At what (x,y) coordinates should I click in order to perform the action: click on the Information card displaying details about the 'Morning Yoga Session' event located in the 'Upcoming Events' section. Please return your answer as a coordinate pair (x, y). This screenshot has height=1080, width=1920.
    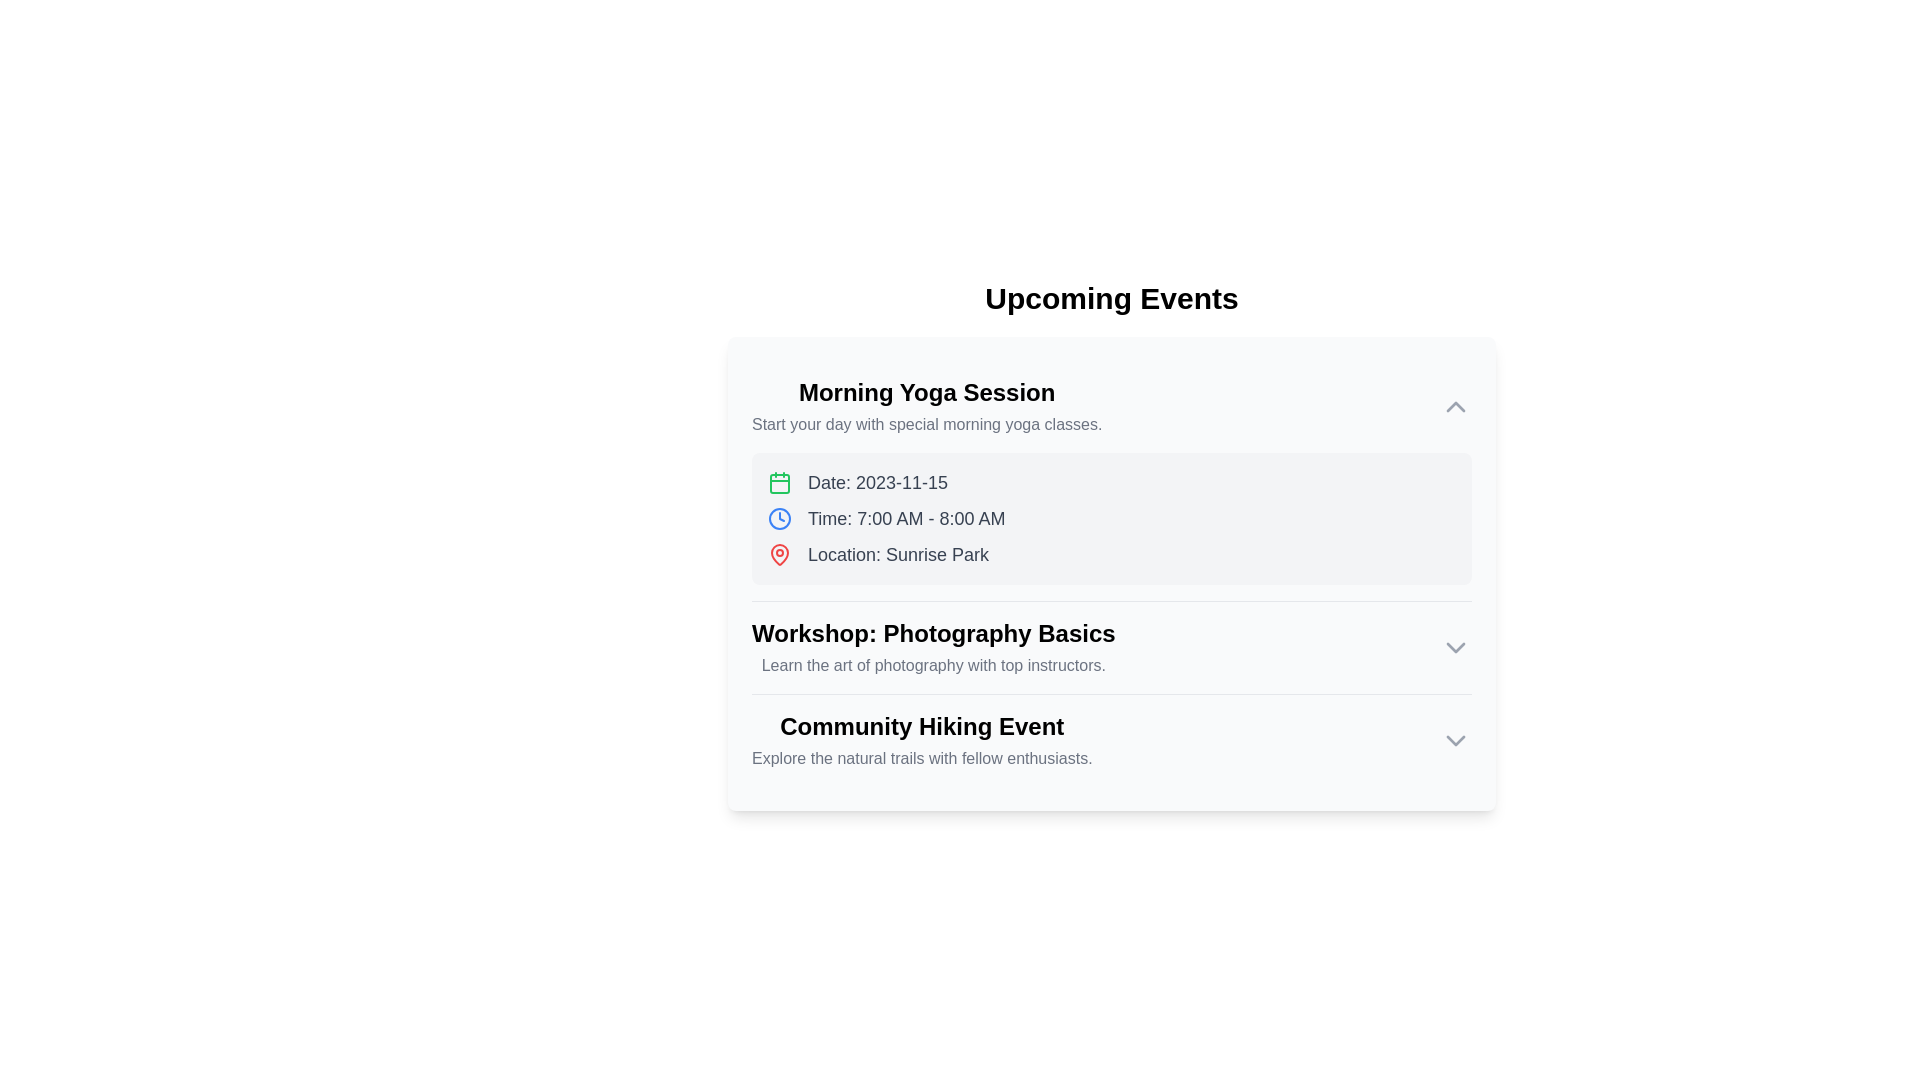
    Looking at the image, I should click on (1111, 518).